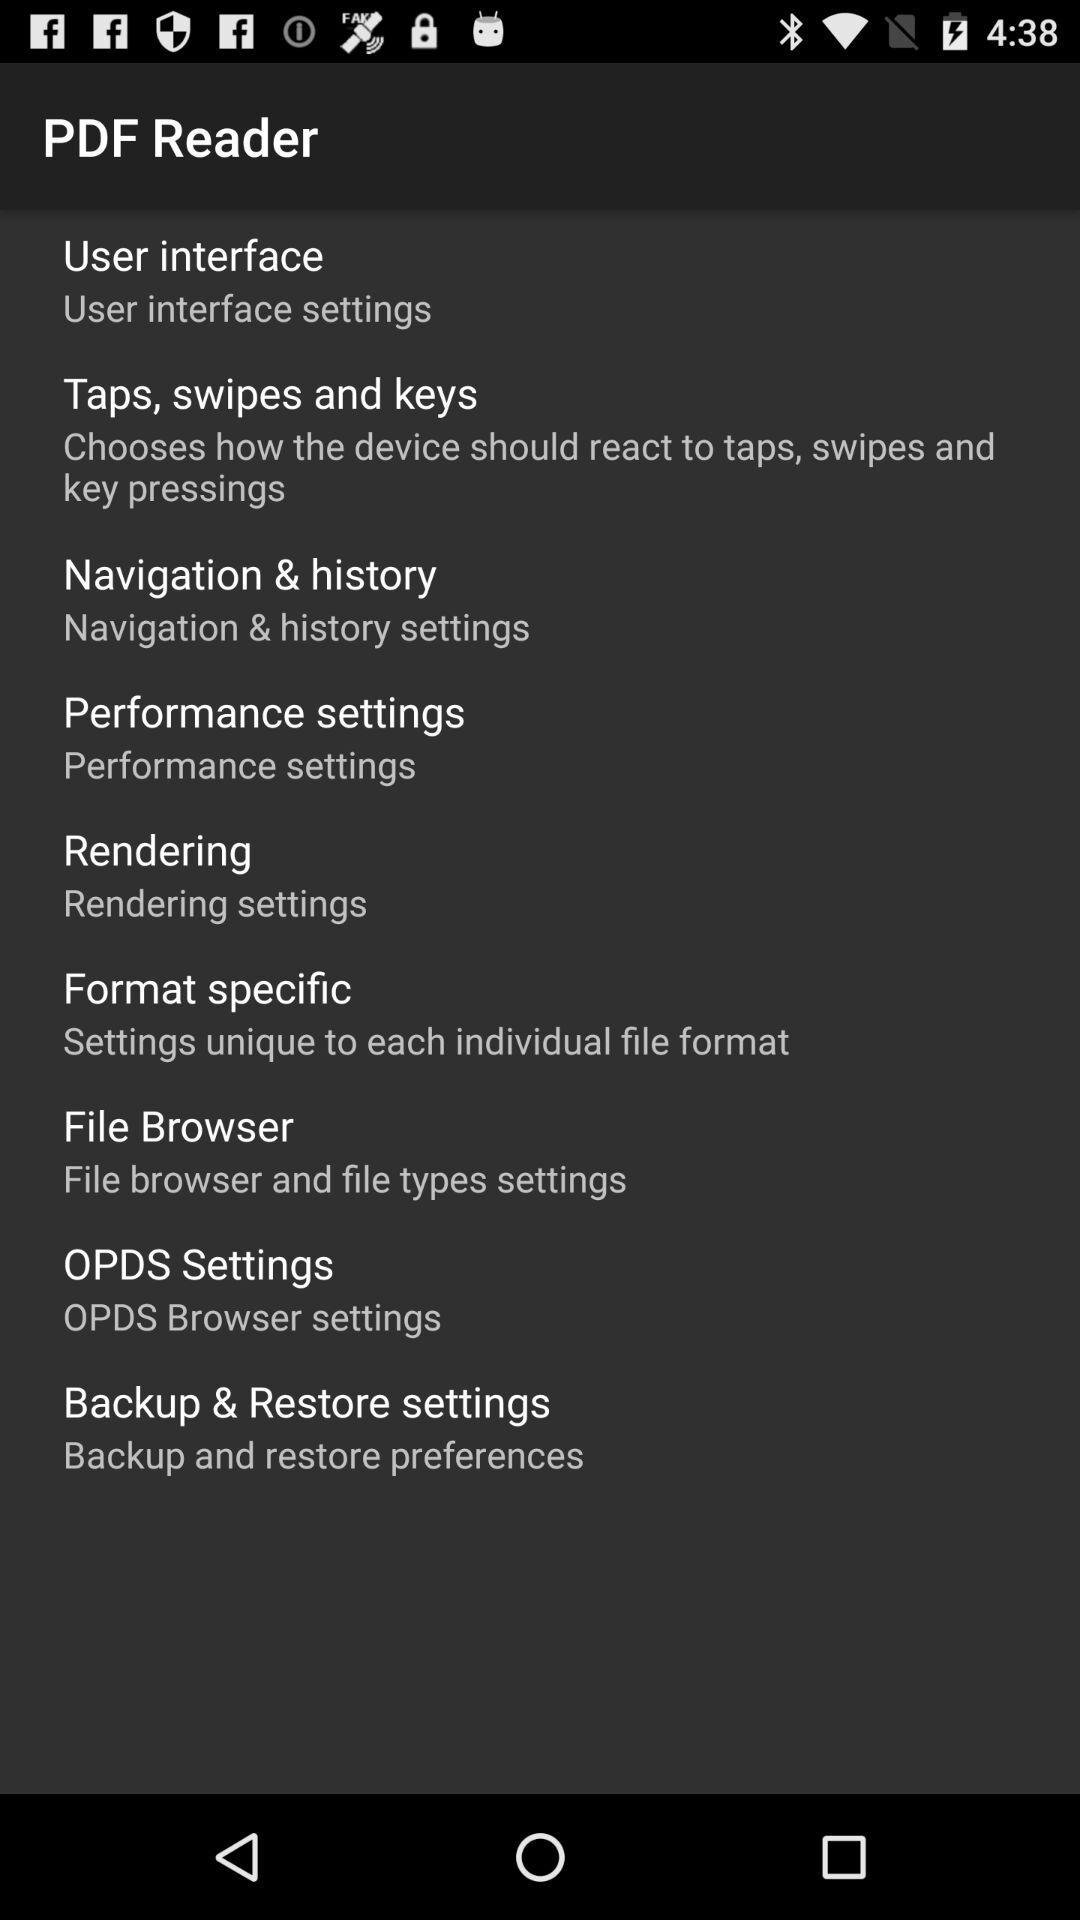 The height and width of the screenshot is (1920, 1080). Describe the element at coordinates (207, 987) in the screenshot. I see `item below the rendering settings item` at that location.